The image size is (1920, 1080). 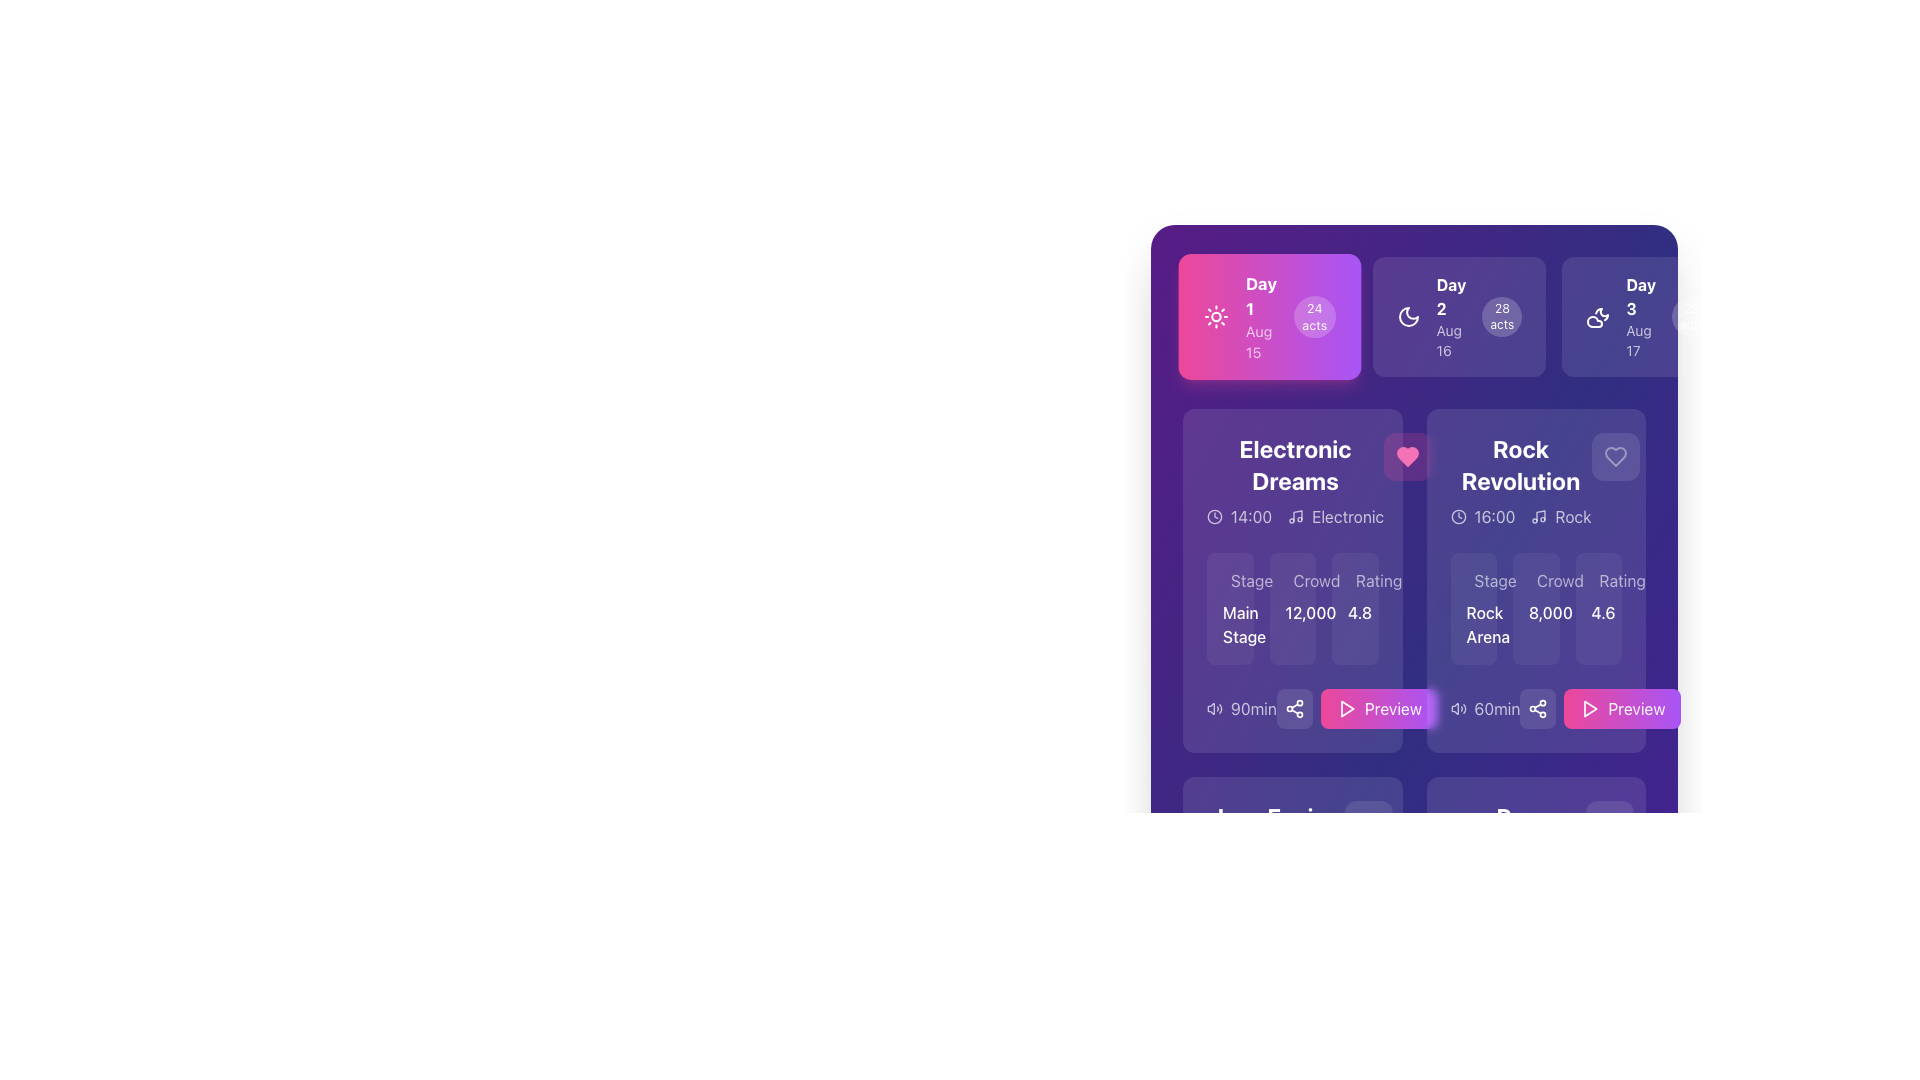 What do you see at coordinates (1590, 708) in the screenshot?
I see `the triangular pink play button icon located at the bottom of the 'Rock Revolution' card by` at bounding box center [1590, 708].